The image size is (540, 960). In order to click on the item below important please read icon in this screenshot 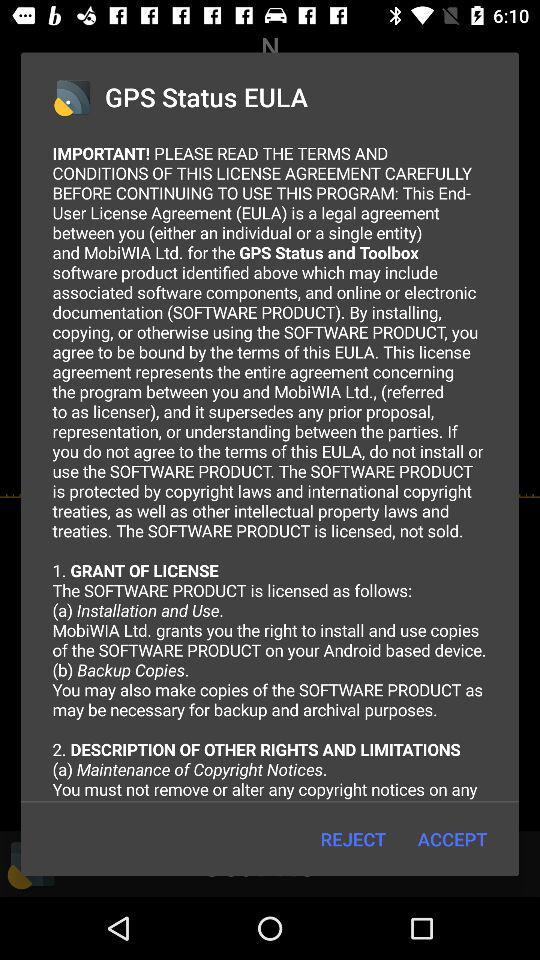, I will do `click(352, 839)`.